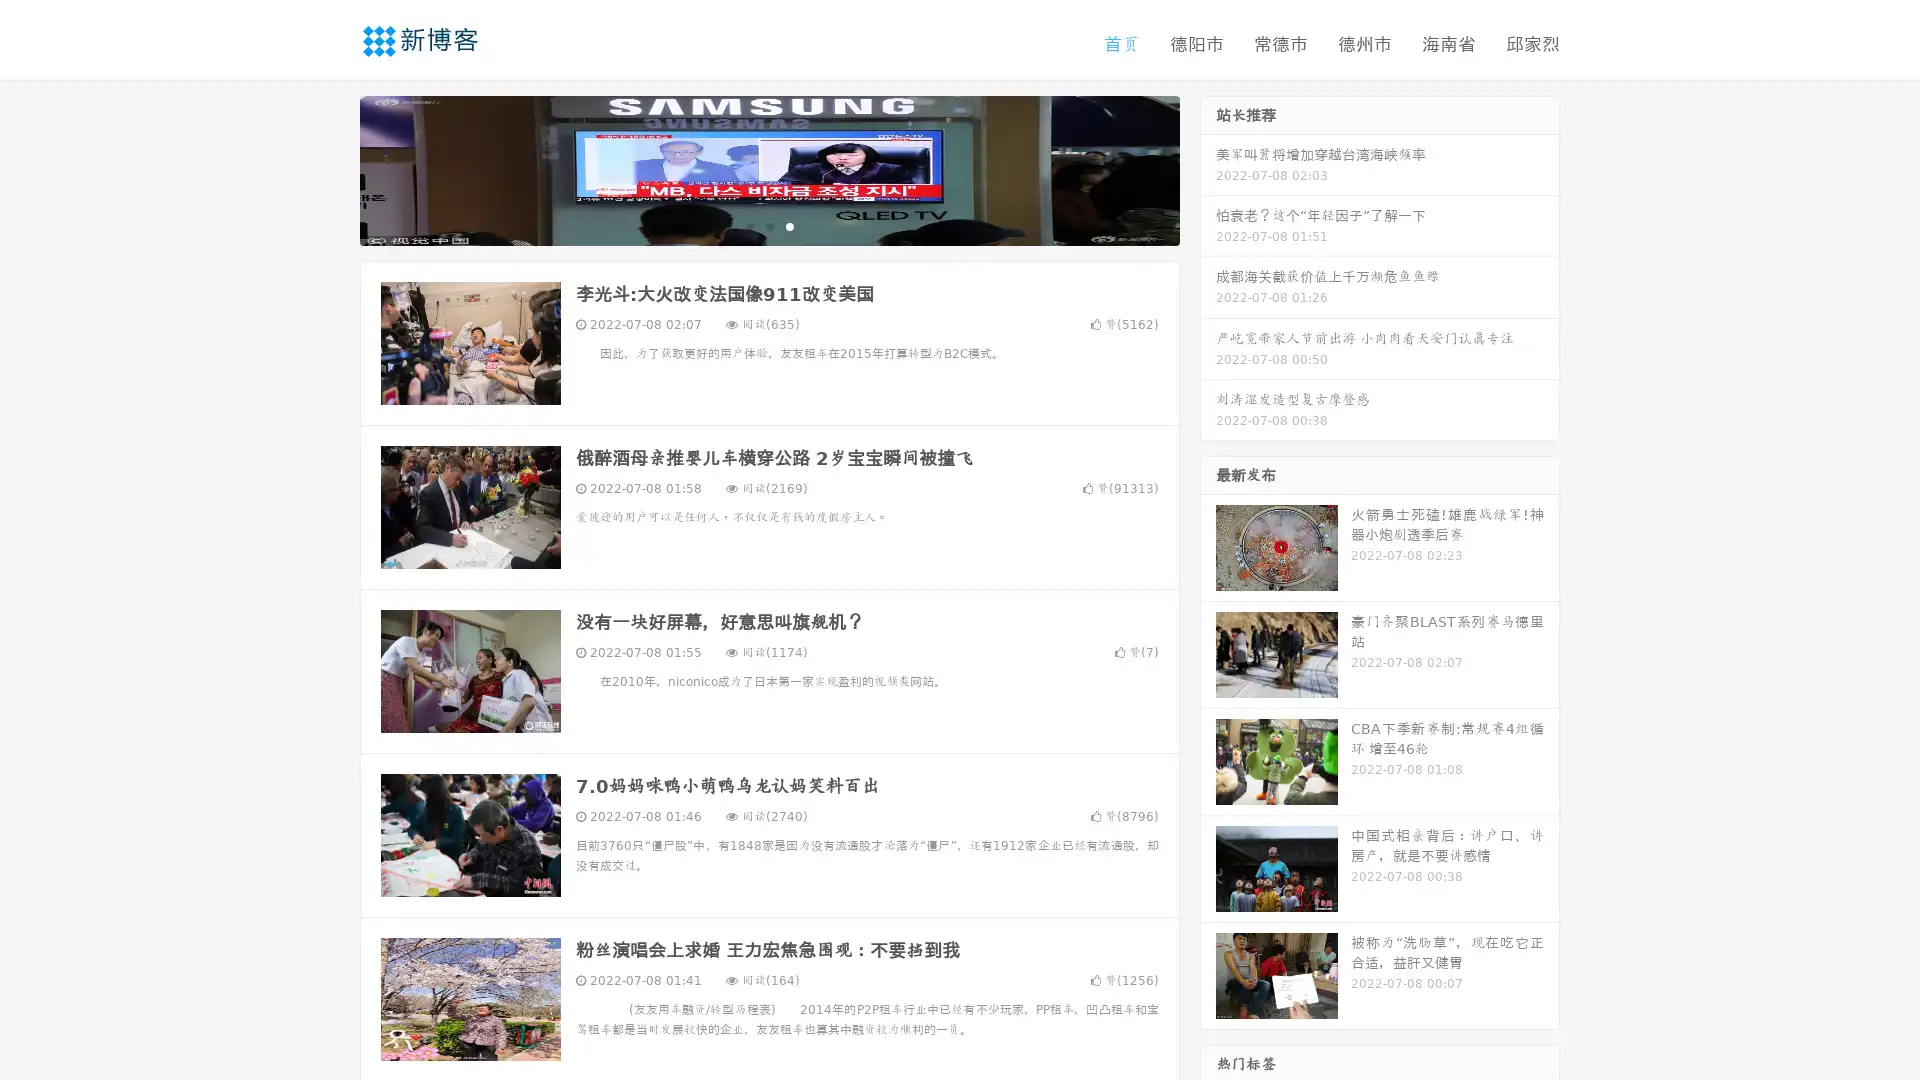  I want to click on Previous slide, so click(330, 168).